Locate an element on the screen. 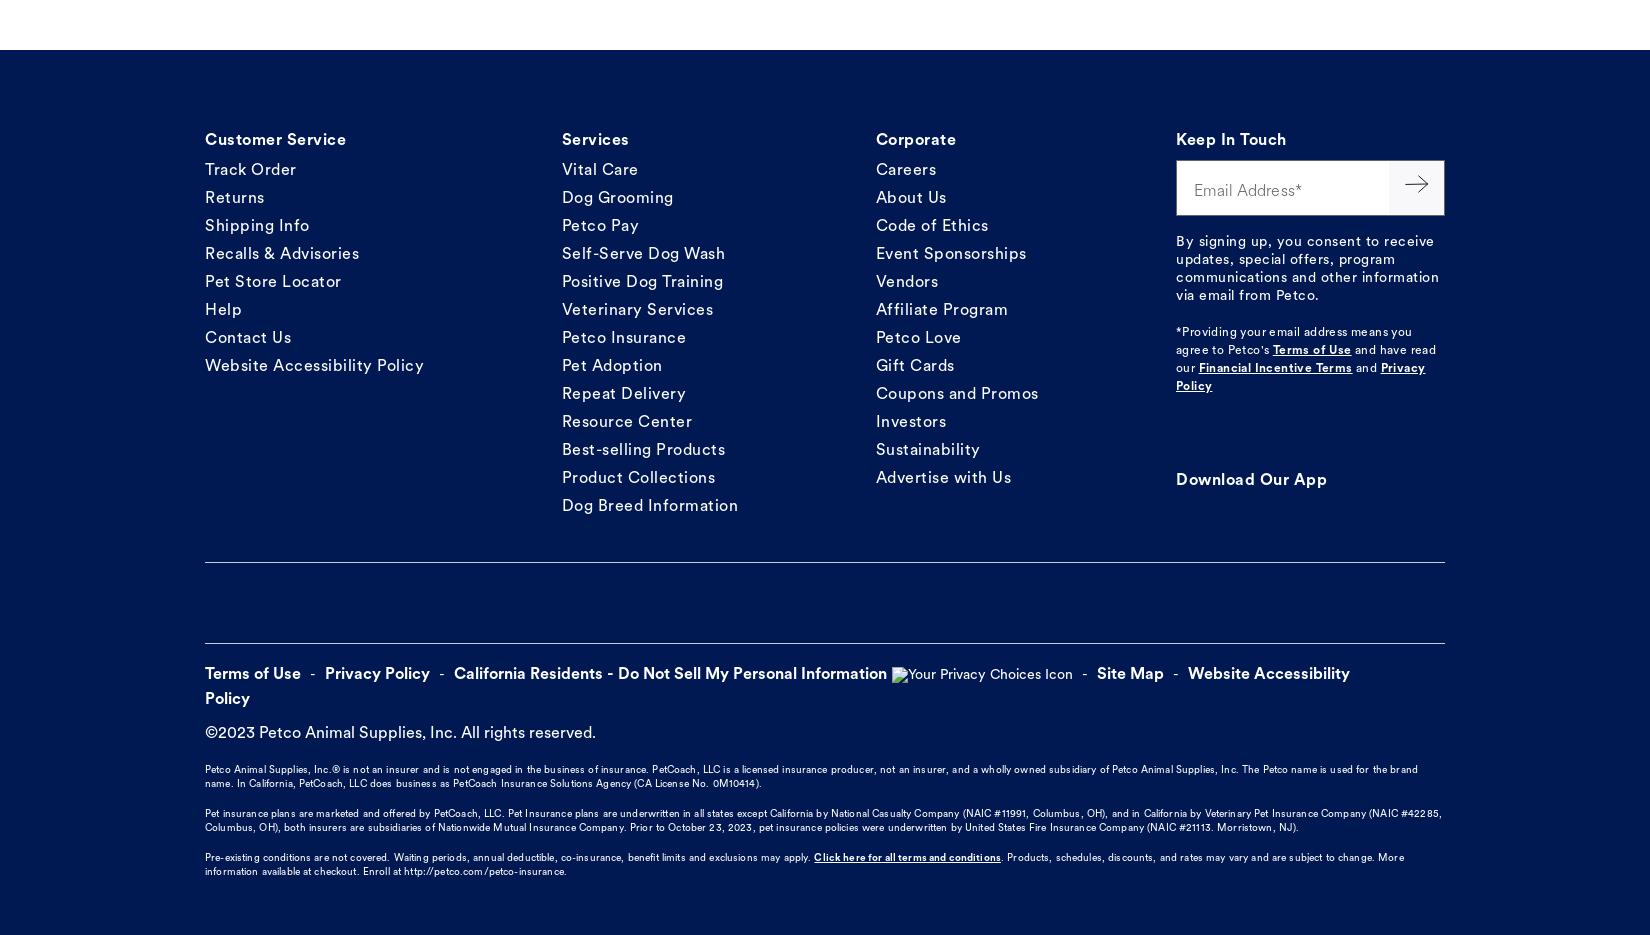 The image size is (1650, 935). 'Shipping Info' is located at coordinates (257, 225).